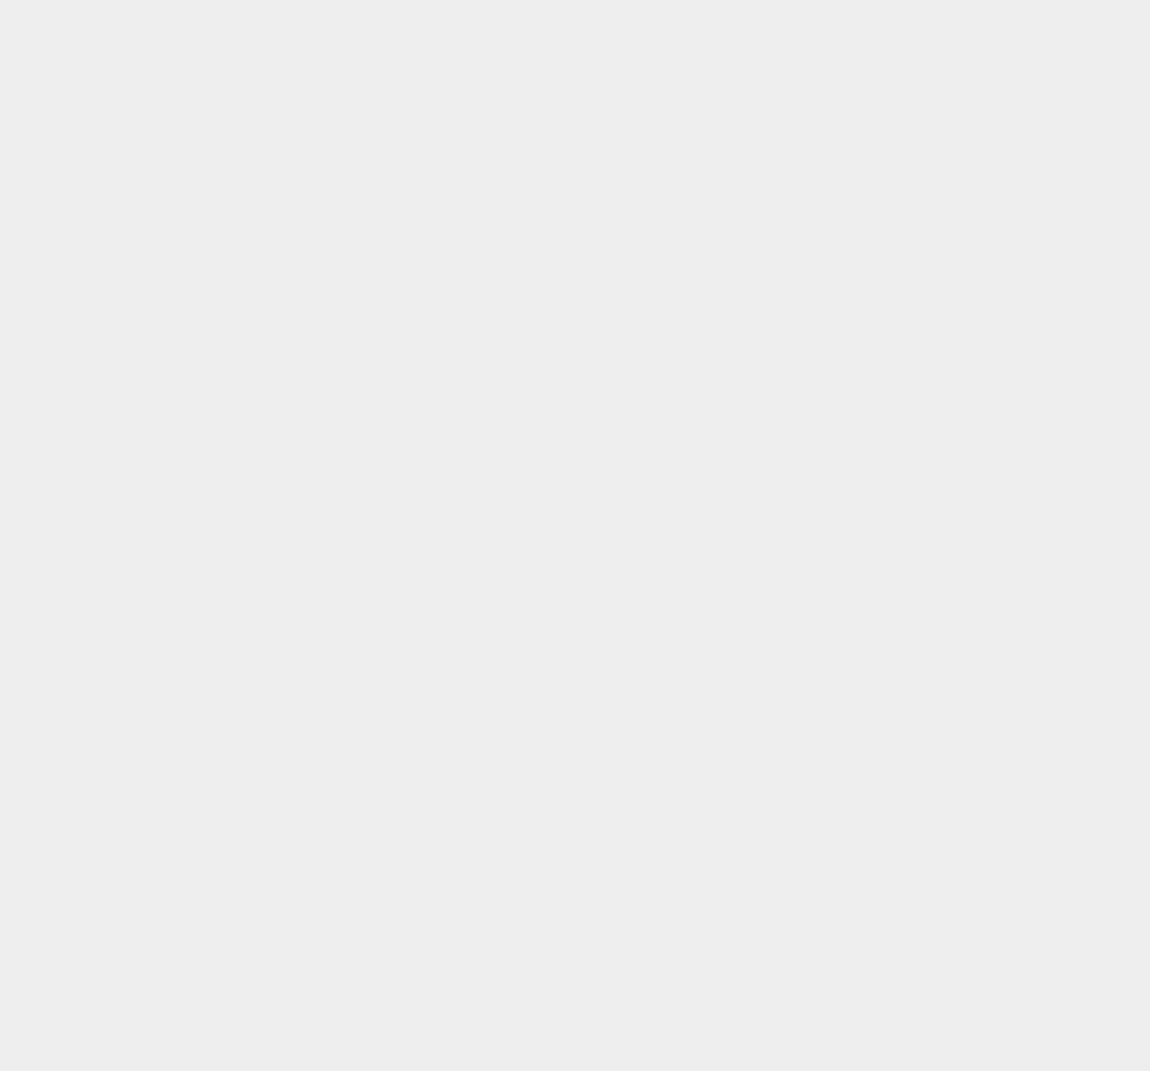 This screenshot has width=1150, height=1071. What do you see at coordinates (812, 782) in the screenshot?
I see `'Facebook Credits'` at bounding box center [812, 782].